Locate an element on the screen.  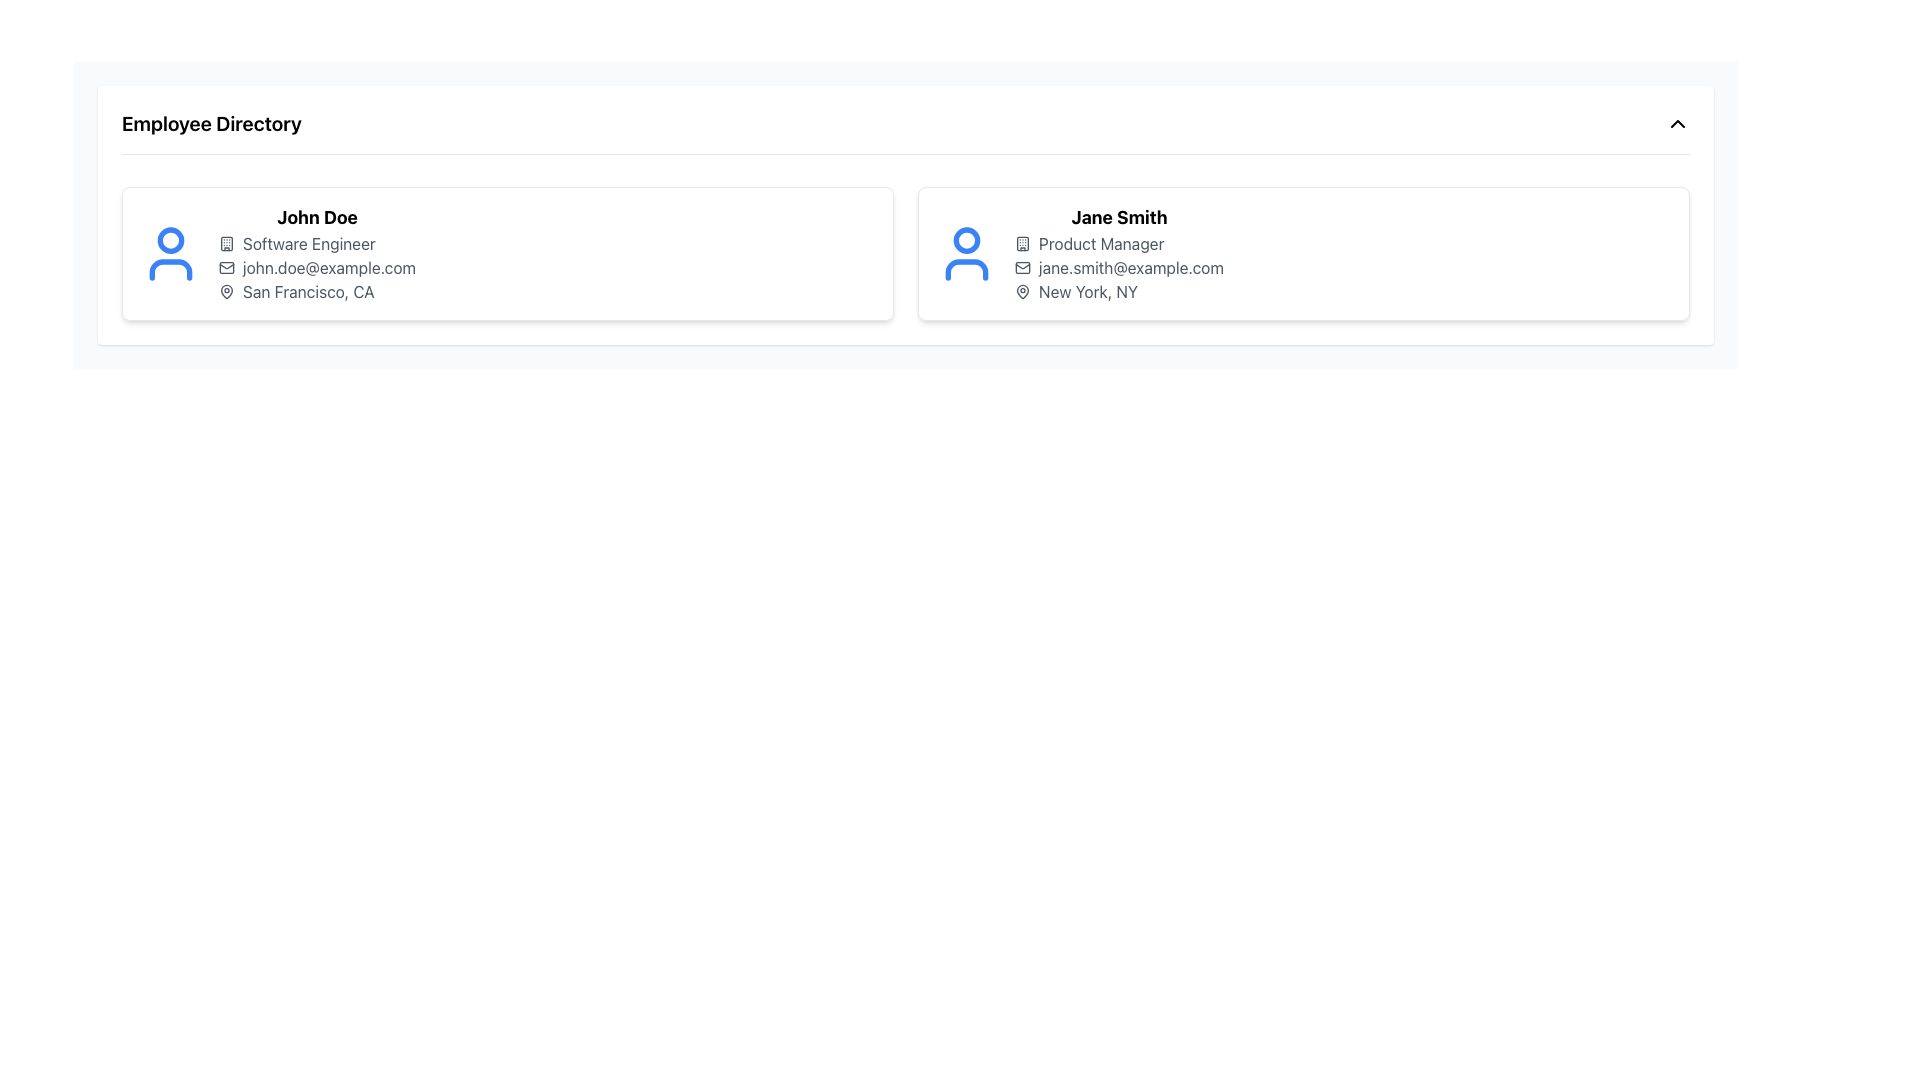
the outer curved shape of the SVG location pin icon located in Jane Smith's employee card, which is below her email address and adjacent to 'New York, NY' is located at coordinates (1022, 292).